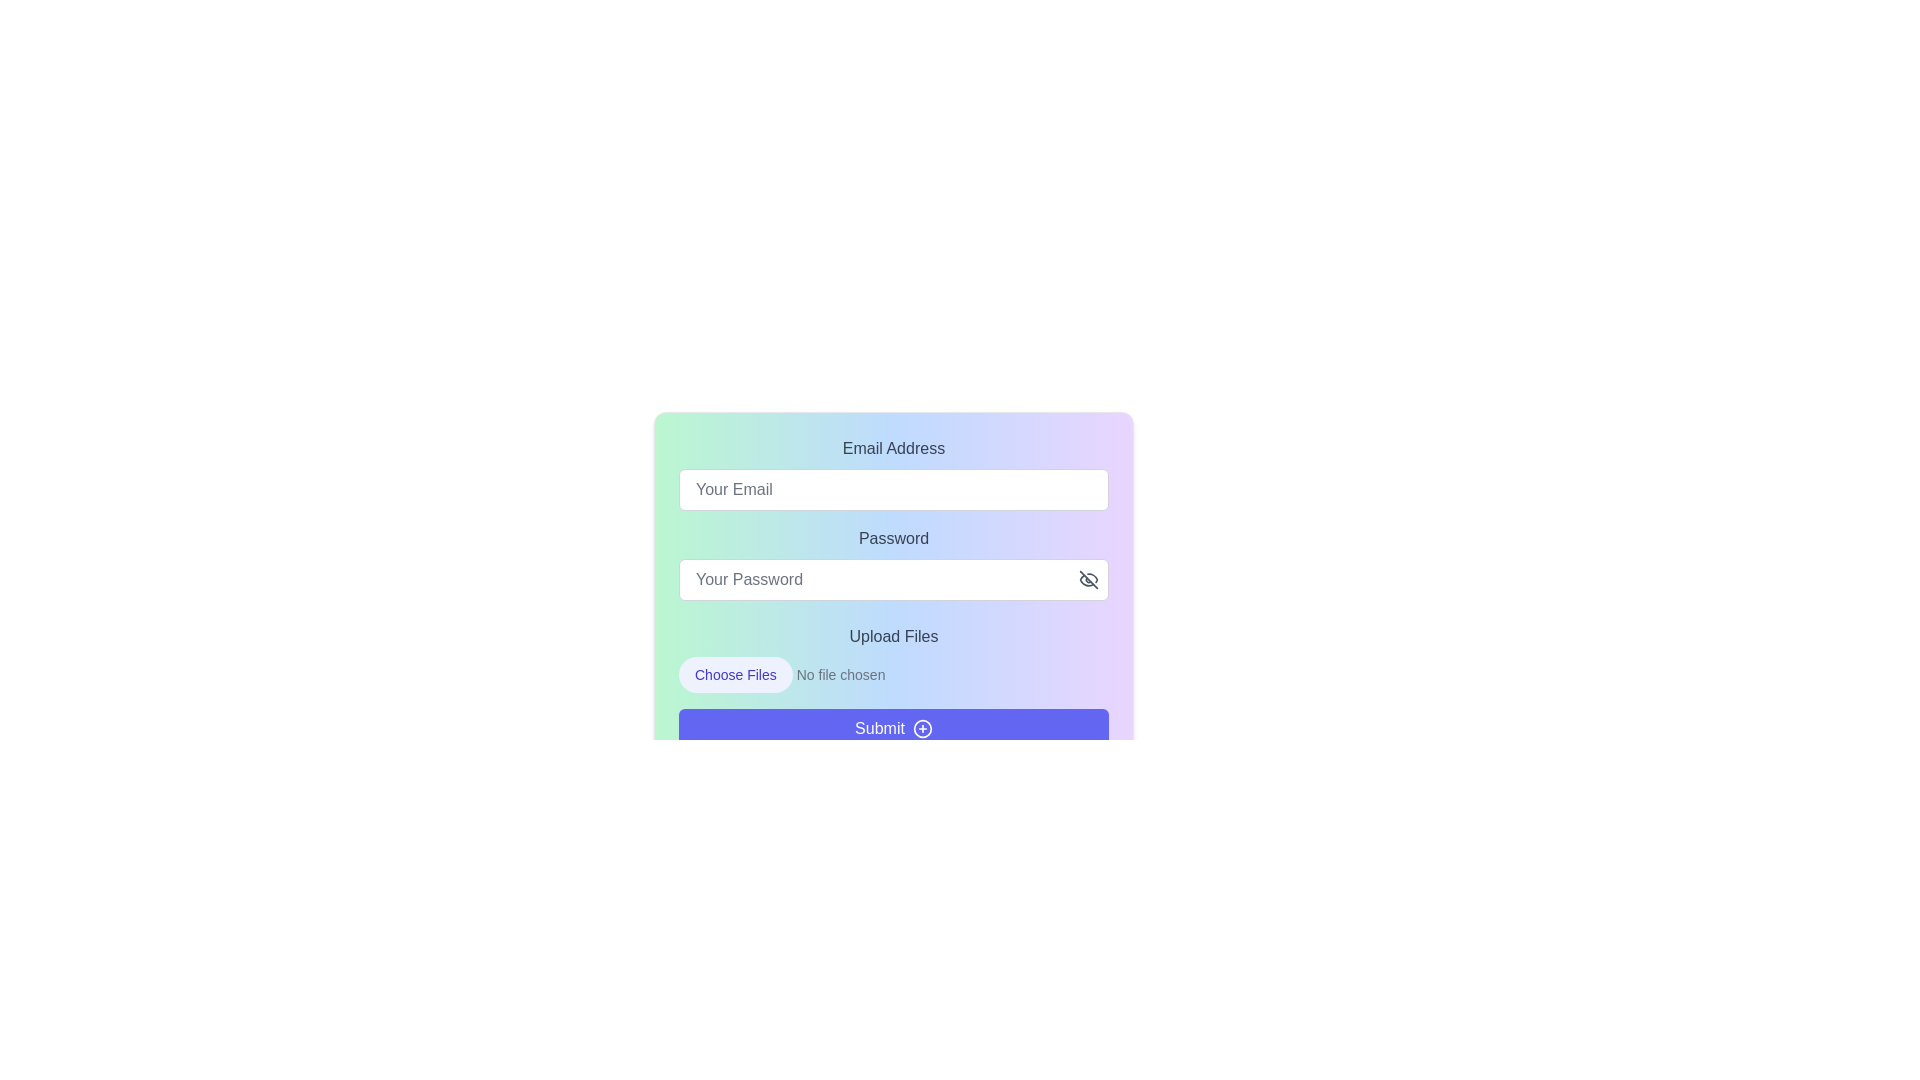  Describe the element at coordinates (892, 729) in the screenshot. I see `the 'Submit' button with rounded corners and a solid indigo background to observe the visual feedback` at that location.